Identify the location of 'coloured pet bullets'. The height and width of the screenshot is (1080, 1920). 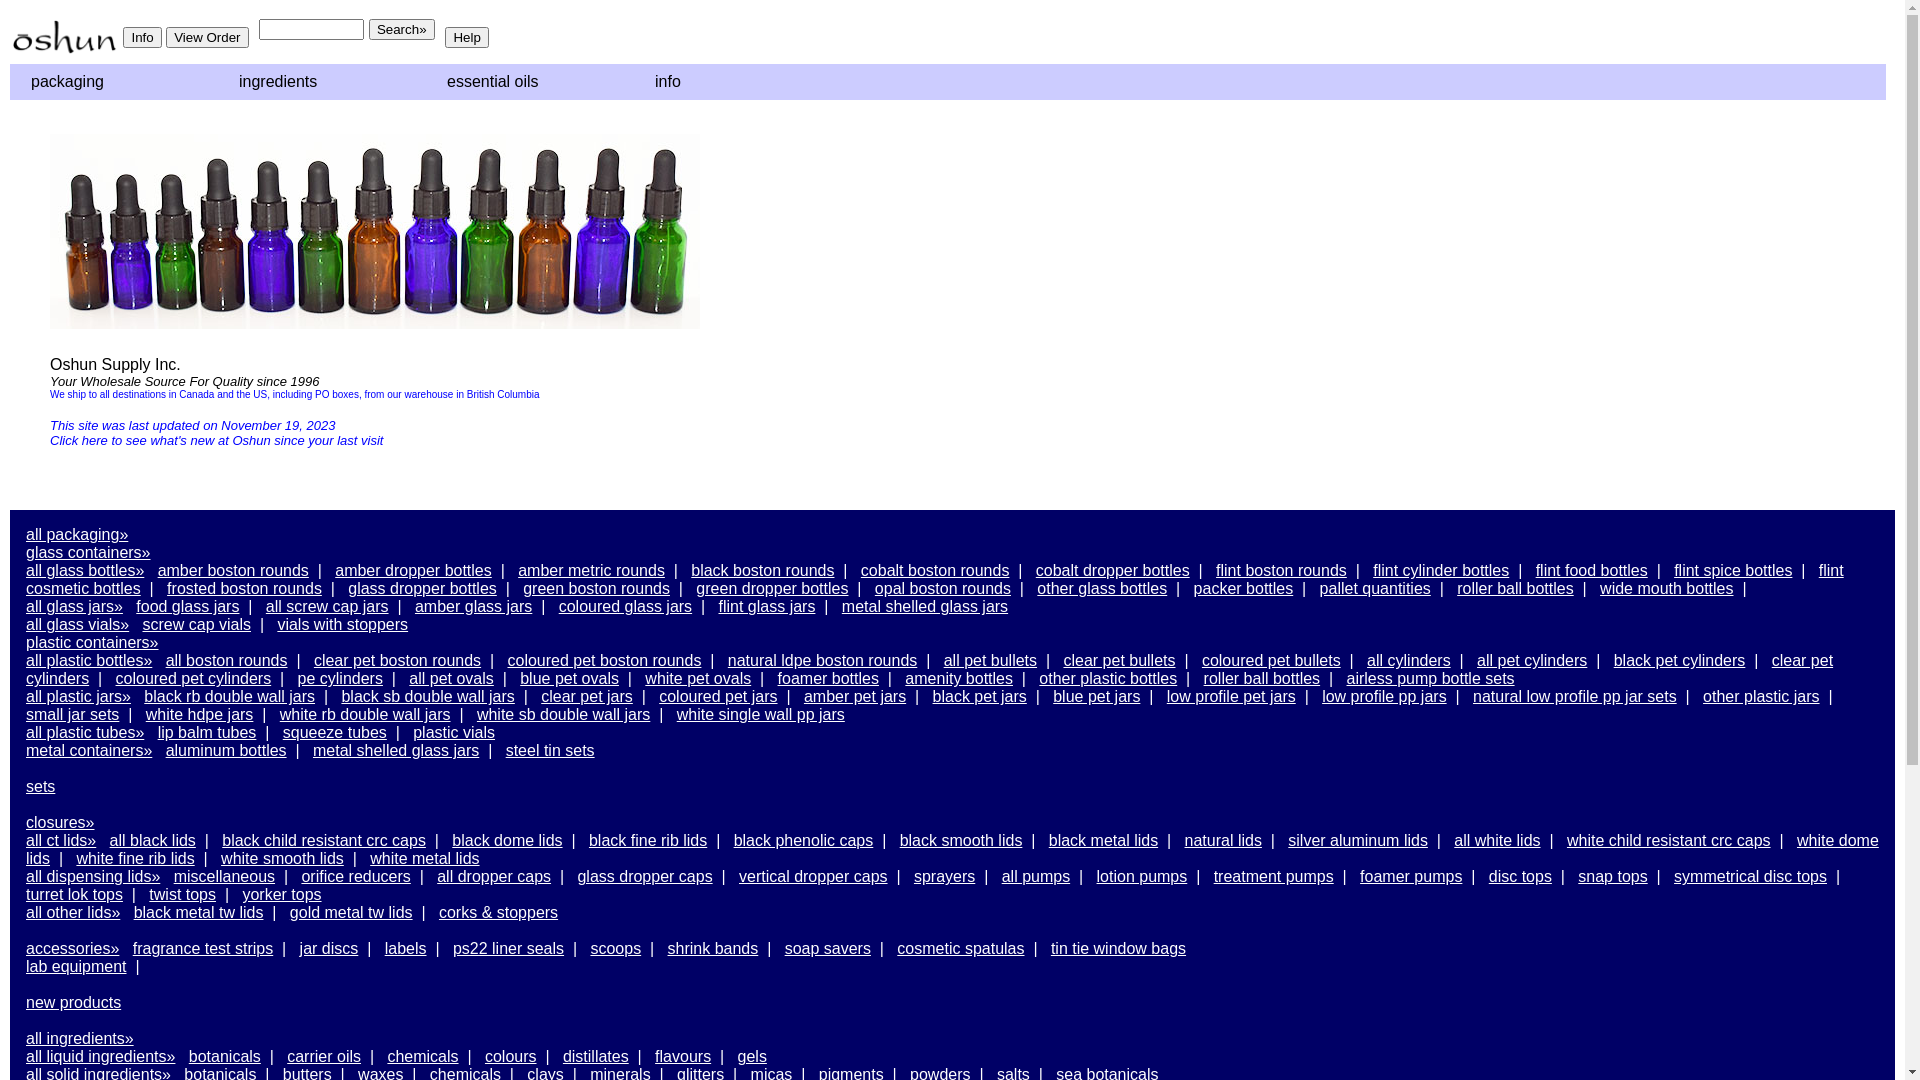
(1270, 660).